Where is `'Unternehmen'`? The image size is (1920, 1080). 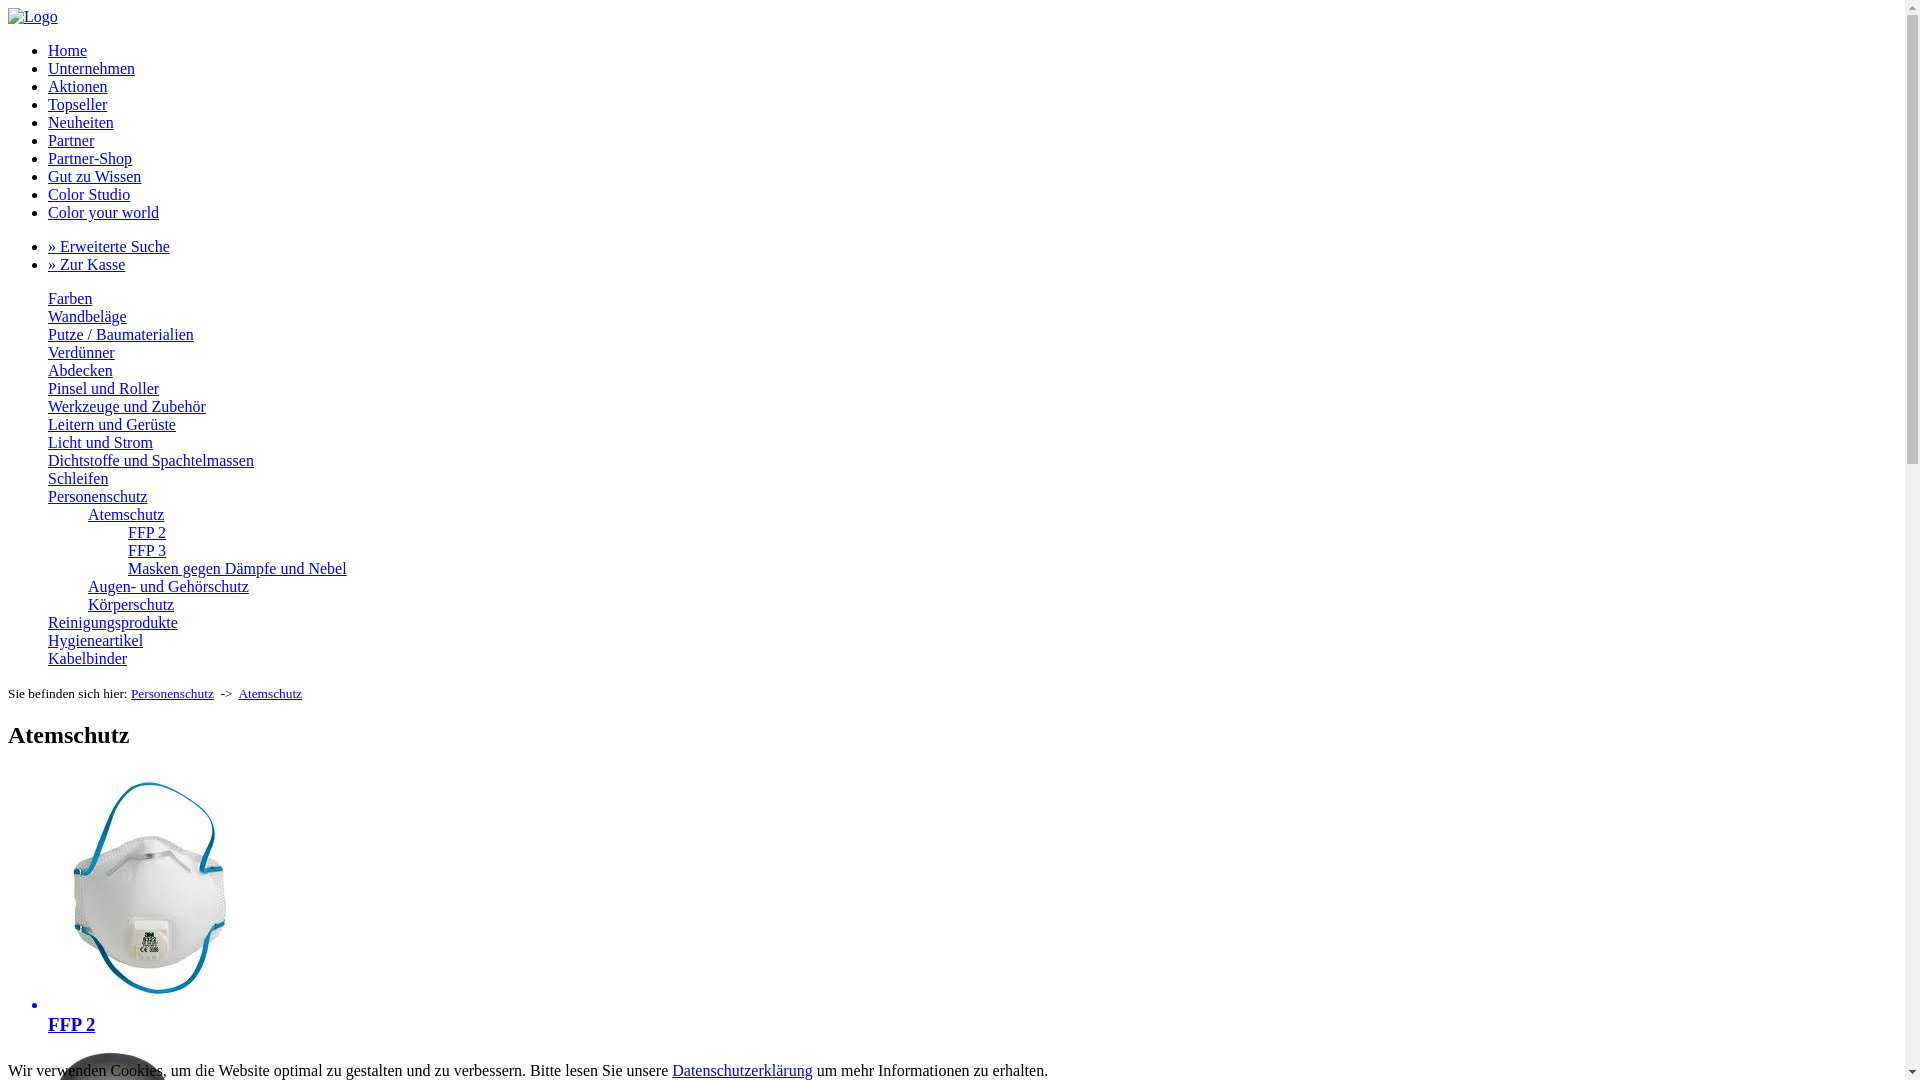 'Unternehmen' is located at coordinates (90, 67).